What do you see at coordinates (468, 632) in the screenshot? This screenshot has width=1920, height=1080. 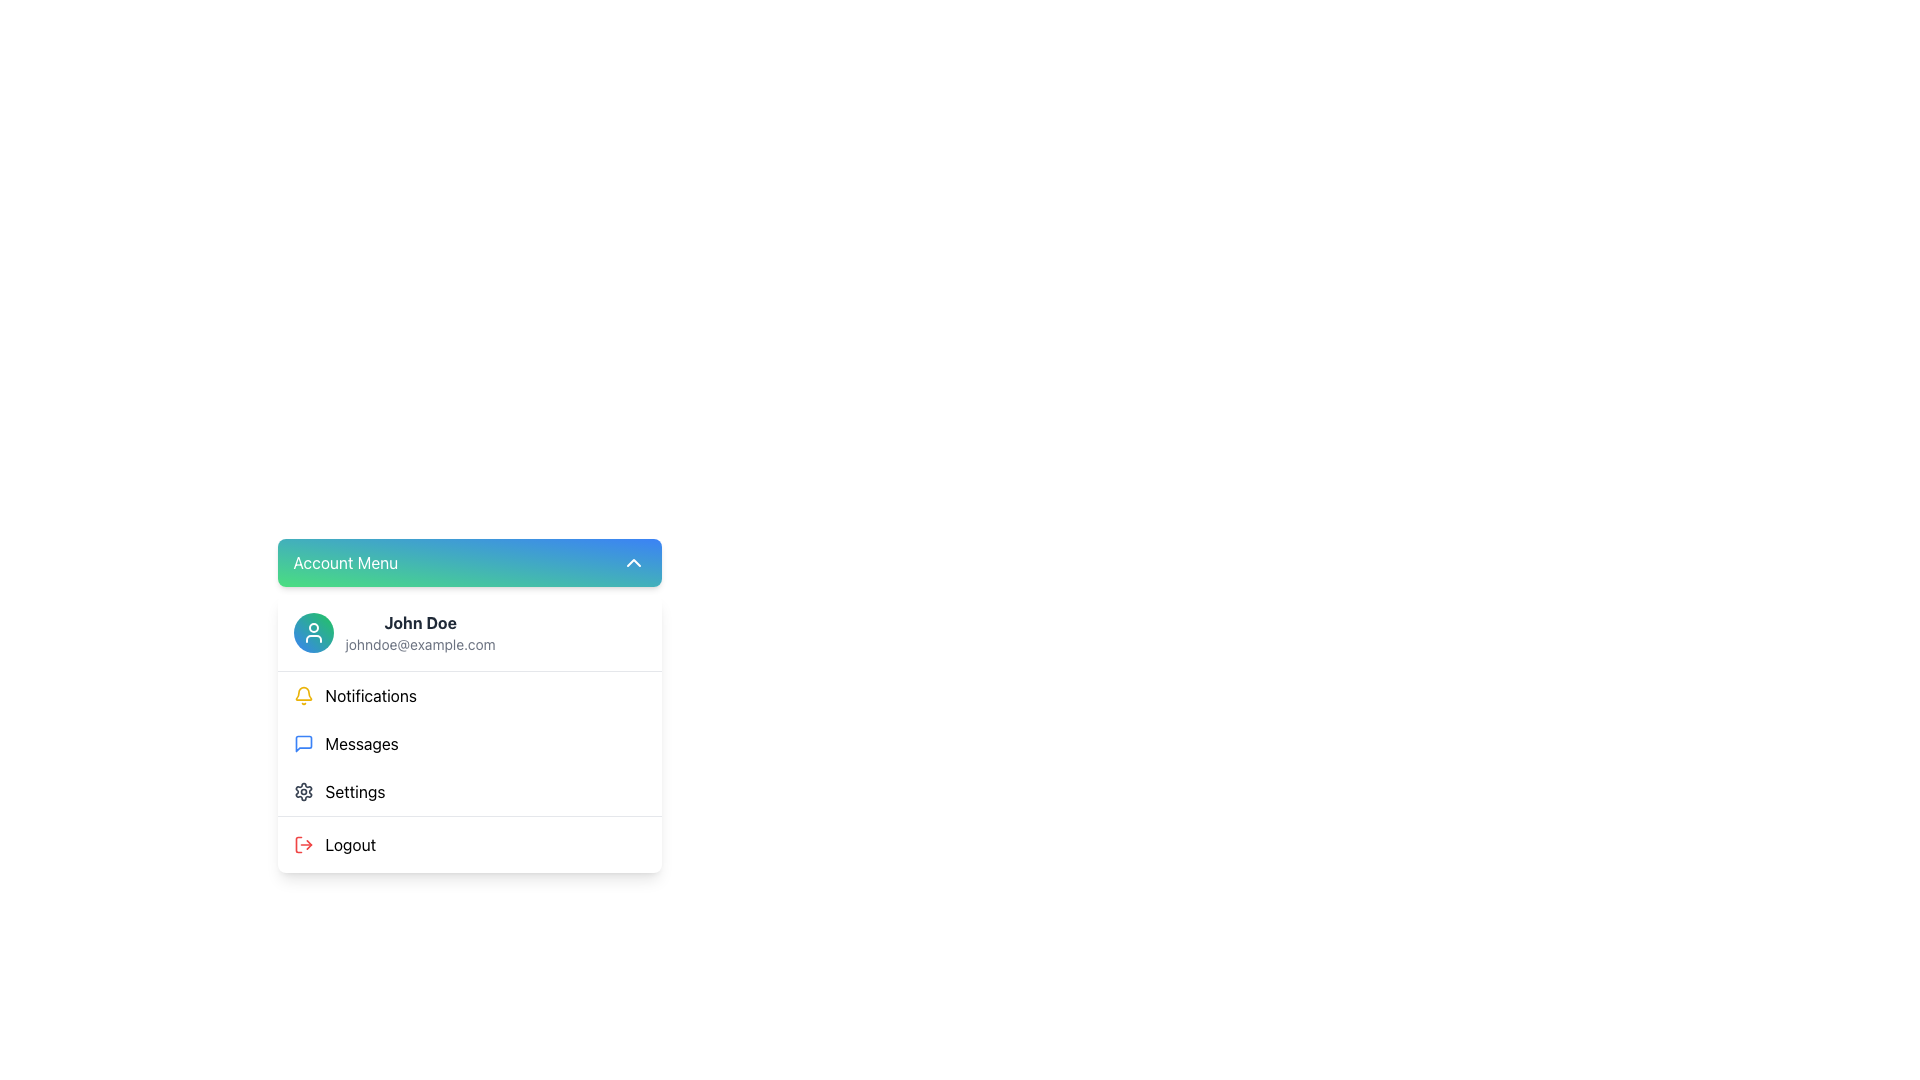 I see `the User profile summary section located at the top of the 'Account Menu' dropdown` at bounding box center [468, 632].